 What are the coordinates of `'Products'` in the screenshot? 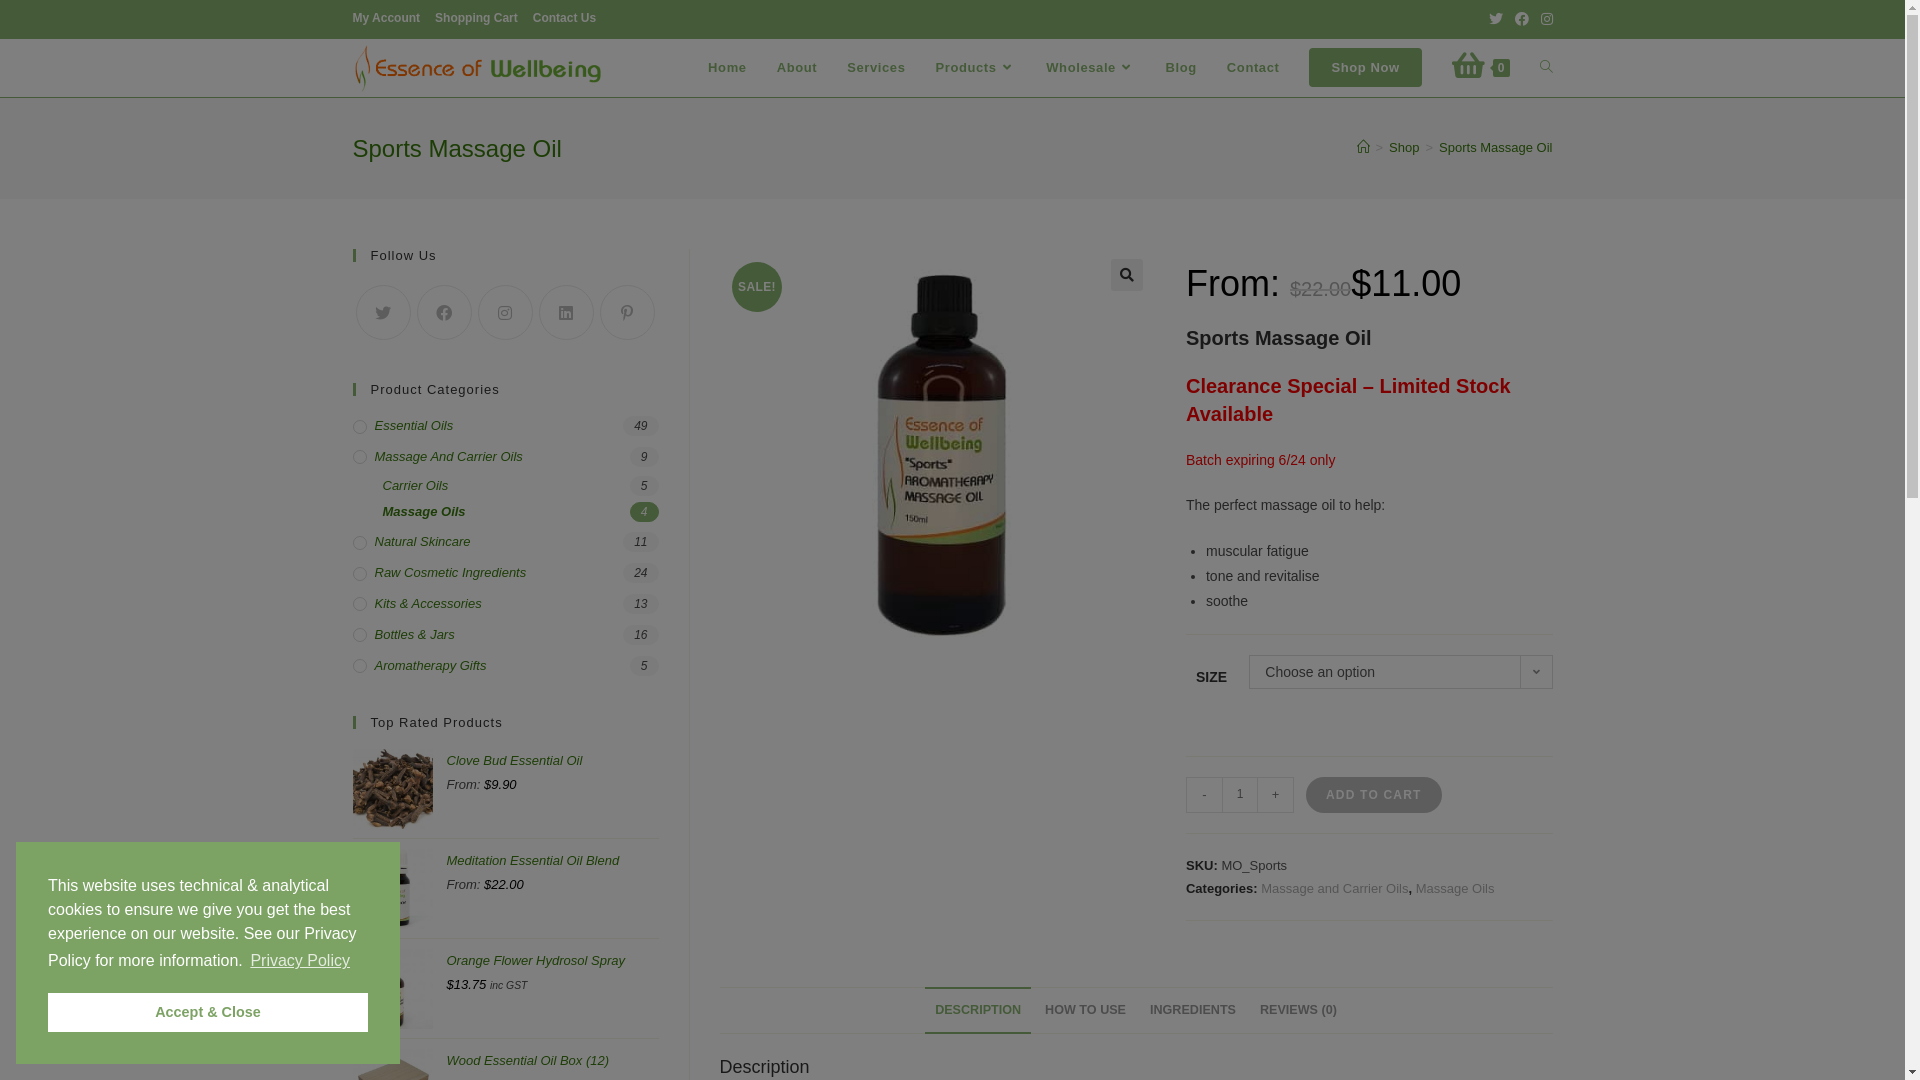 It's located at (975, 67).